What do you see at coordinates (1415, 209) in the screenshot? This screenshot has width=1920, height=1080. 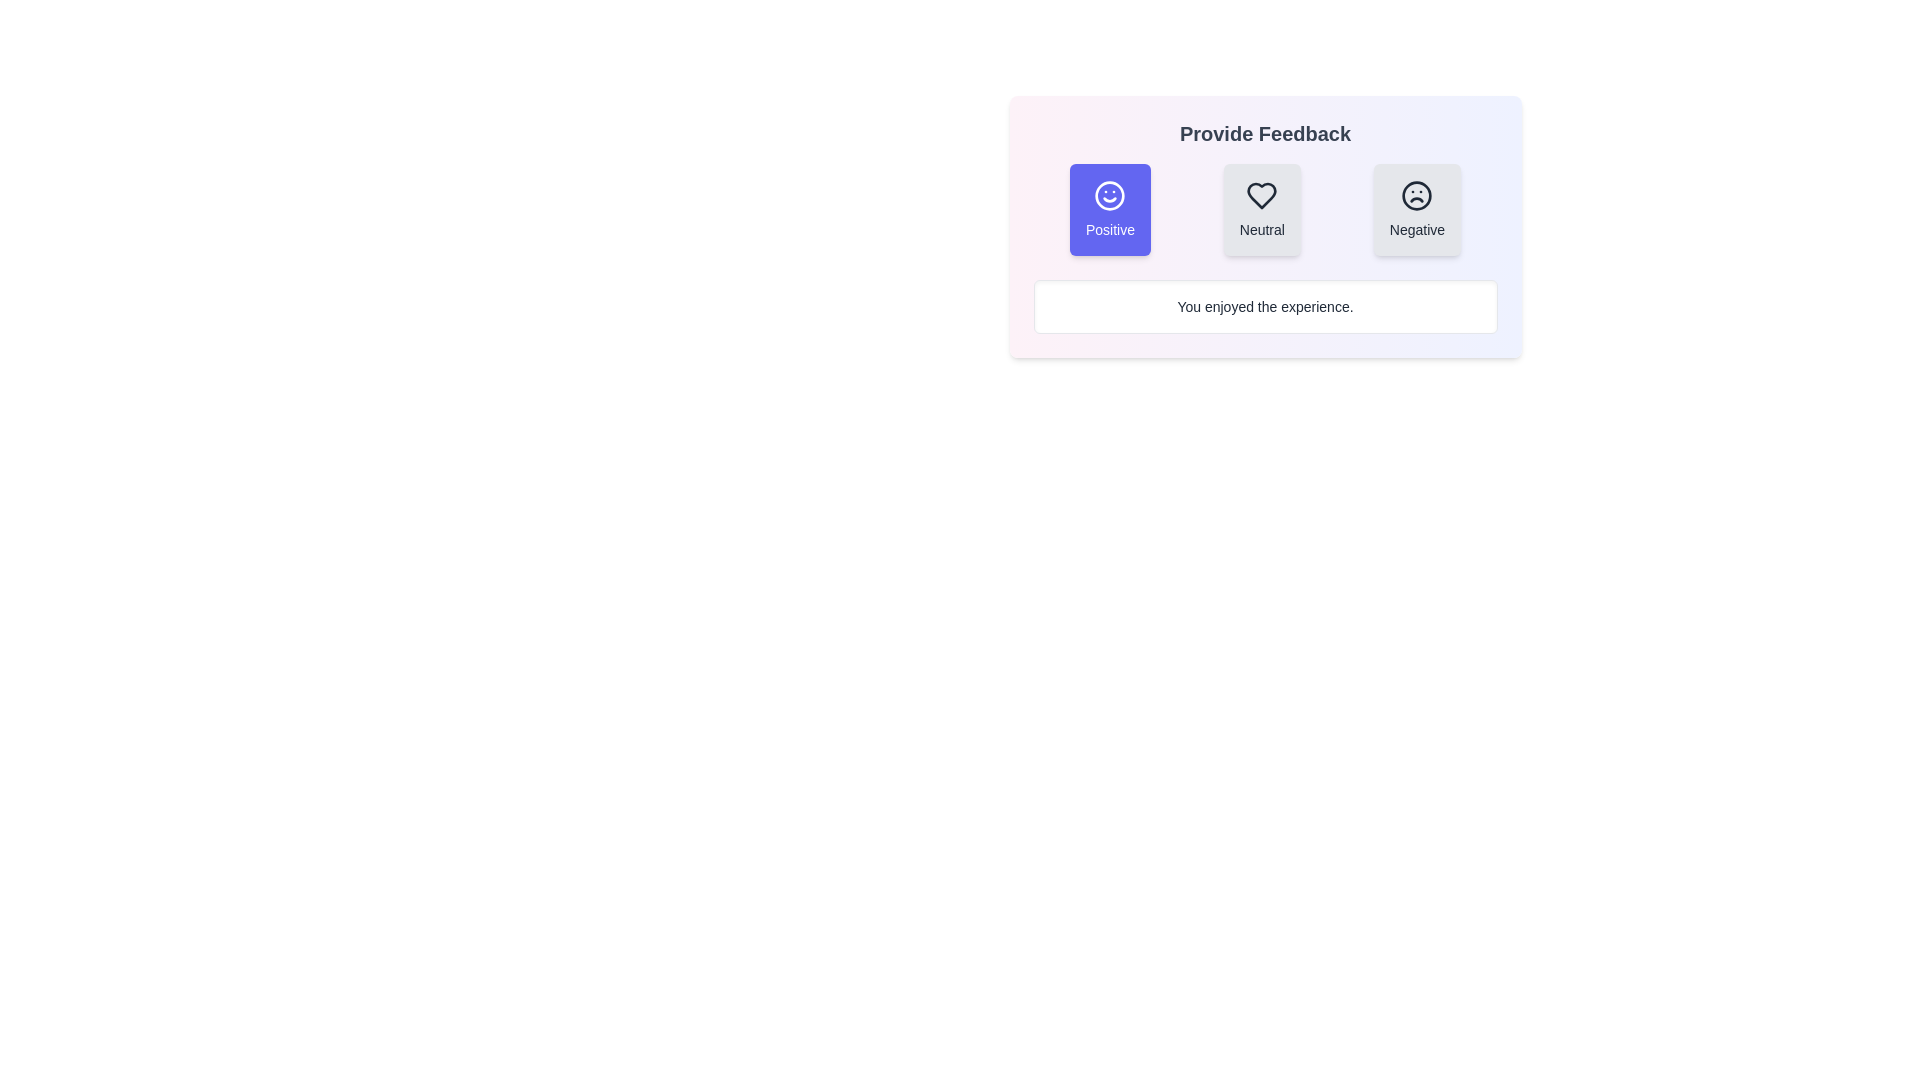 I see `the feedback option Negative by clicking the corresponding button` at bounding box center [1415, 209].